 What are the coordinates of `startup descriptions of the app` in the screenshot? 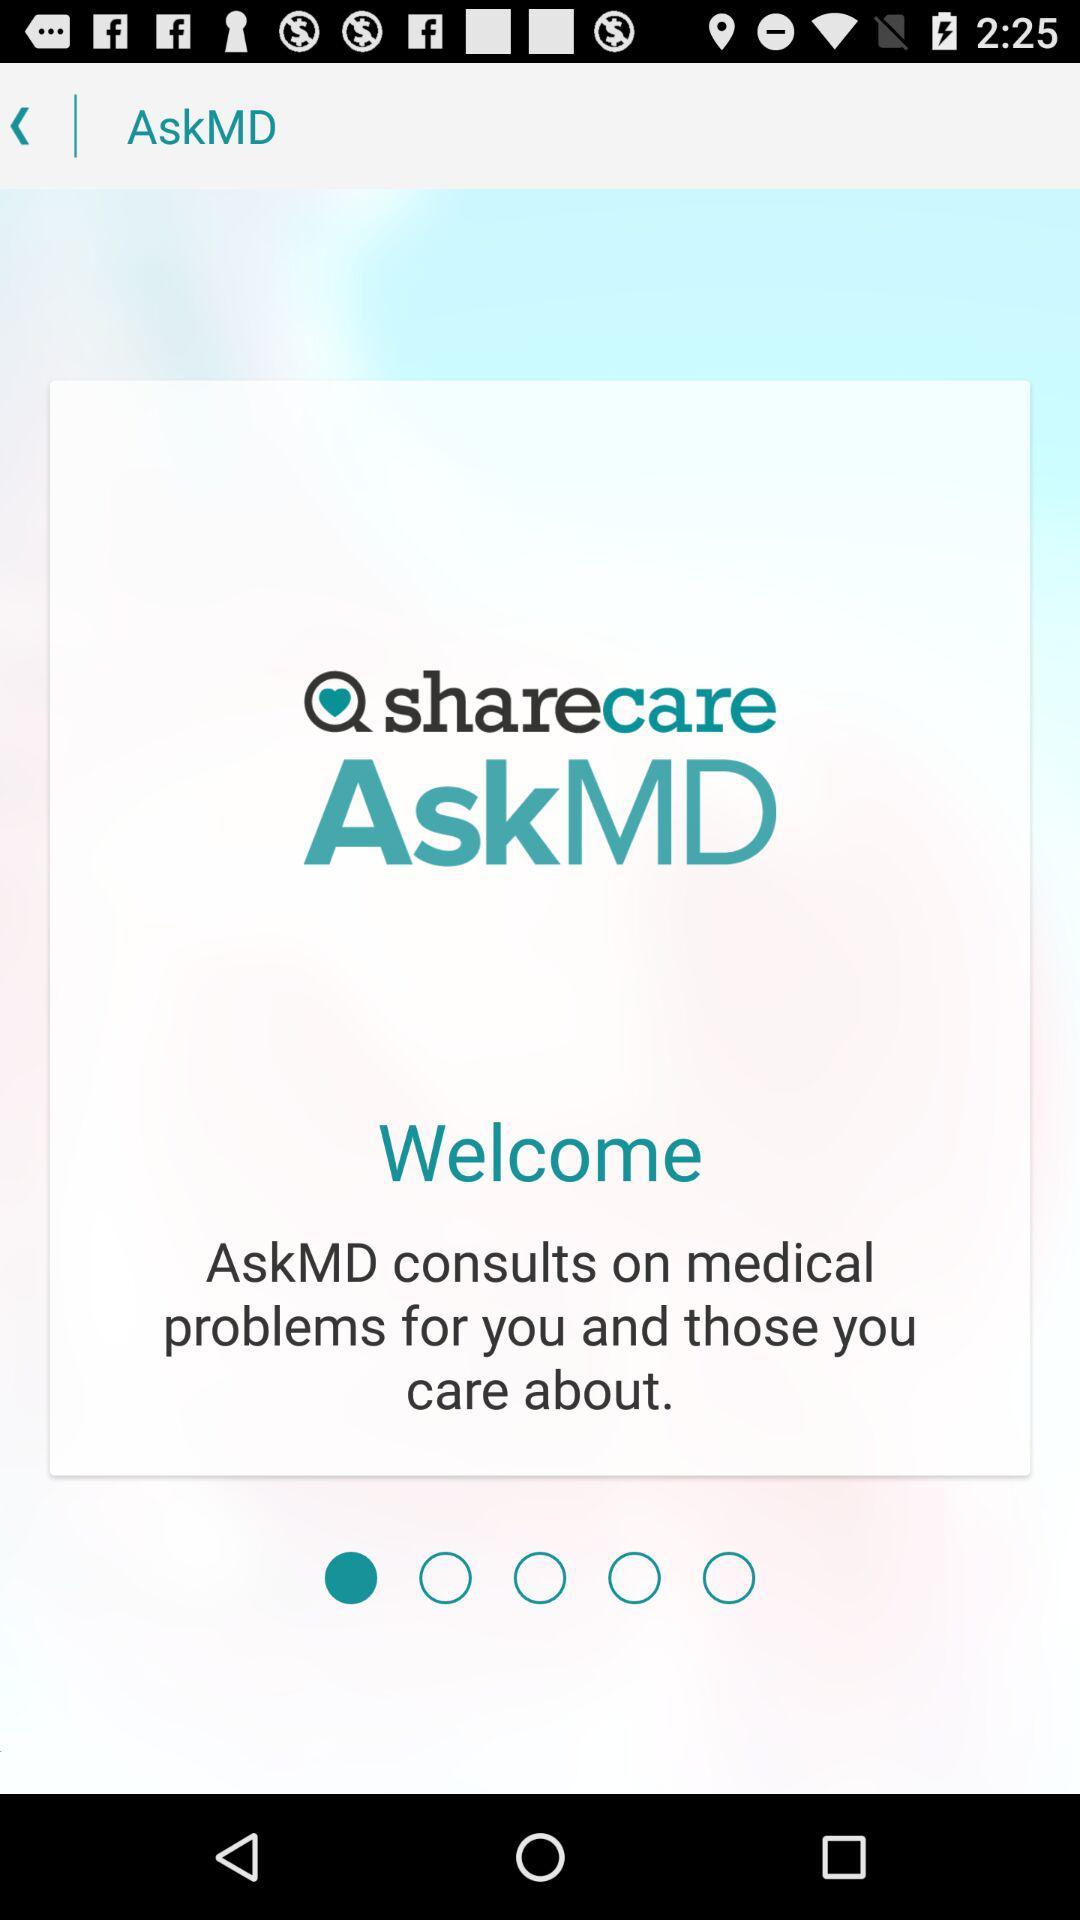 It's located at (634, 1577).